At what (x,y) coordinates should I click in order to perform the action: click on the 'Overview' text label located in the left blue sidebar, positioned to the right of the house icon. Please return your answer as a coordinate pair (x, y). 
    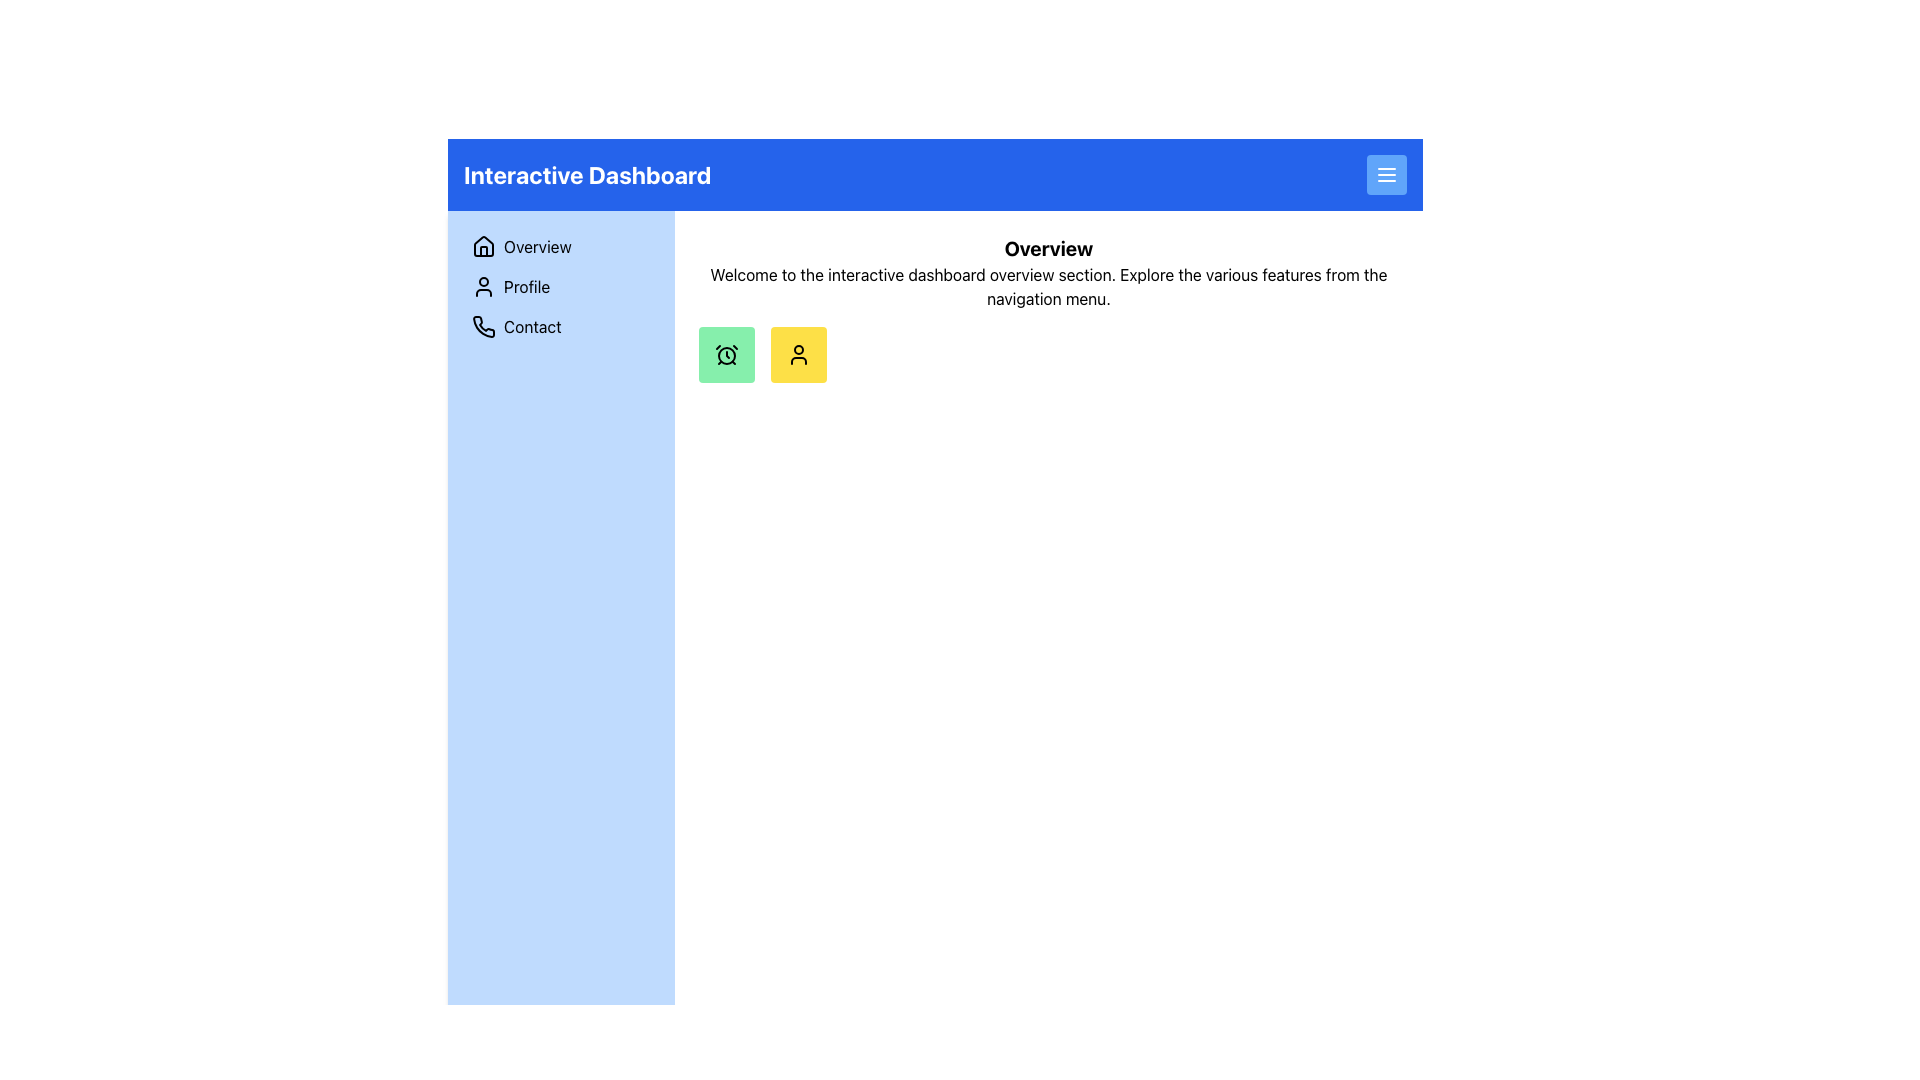
    Looking at the image, I should click on (537, 245).